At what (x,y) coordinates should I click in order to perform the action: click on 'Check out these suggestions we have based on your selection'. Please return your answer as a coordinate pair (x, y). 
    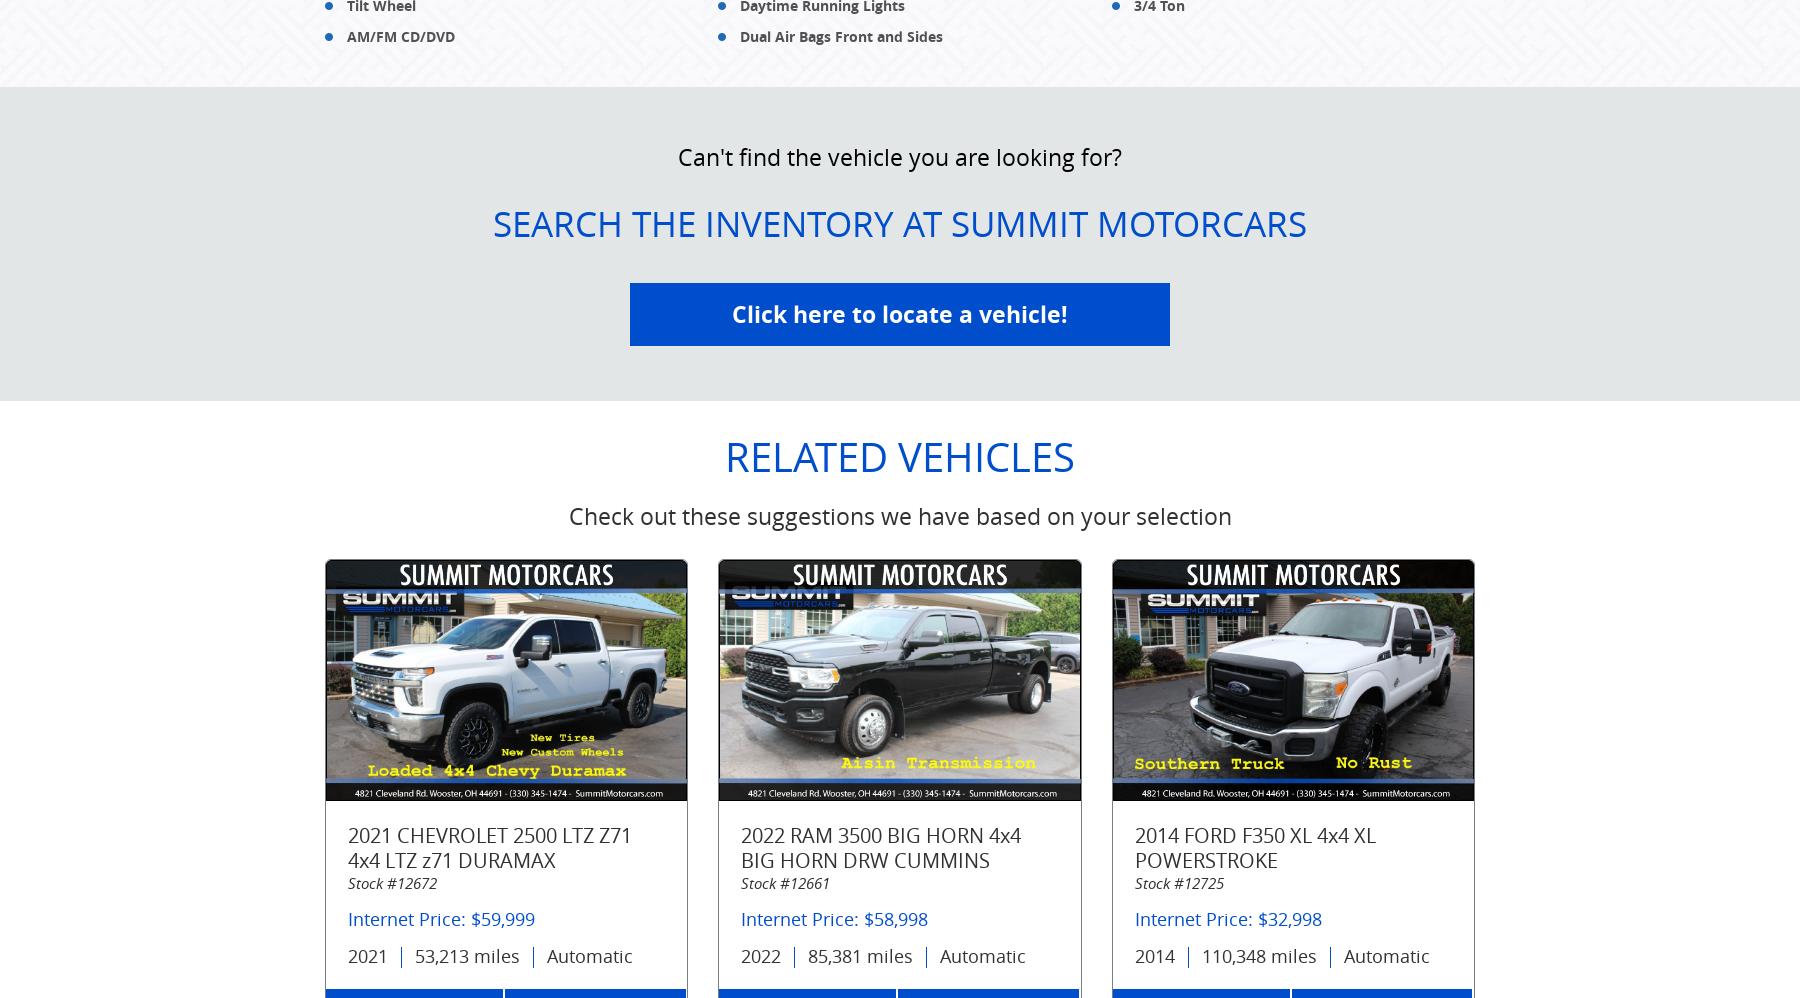
    Looking at the image, I should click on (899, 516).